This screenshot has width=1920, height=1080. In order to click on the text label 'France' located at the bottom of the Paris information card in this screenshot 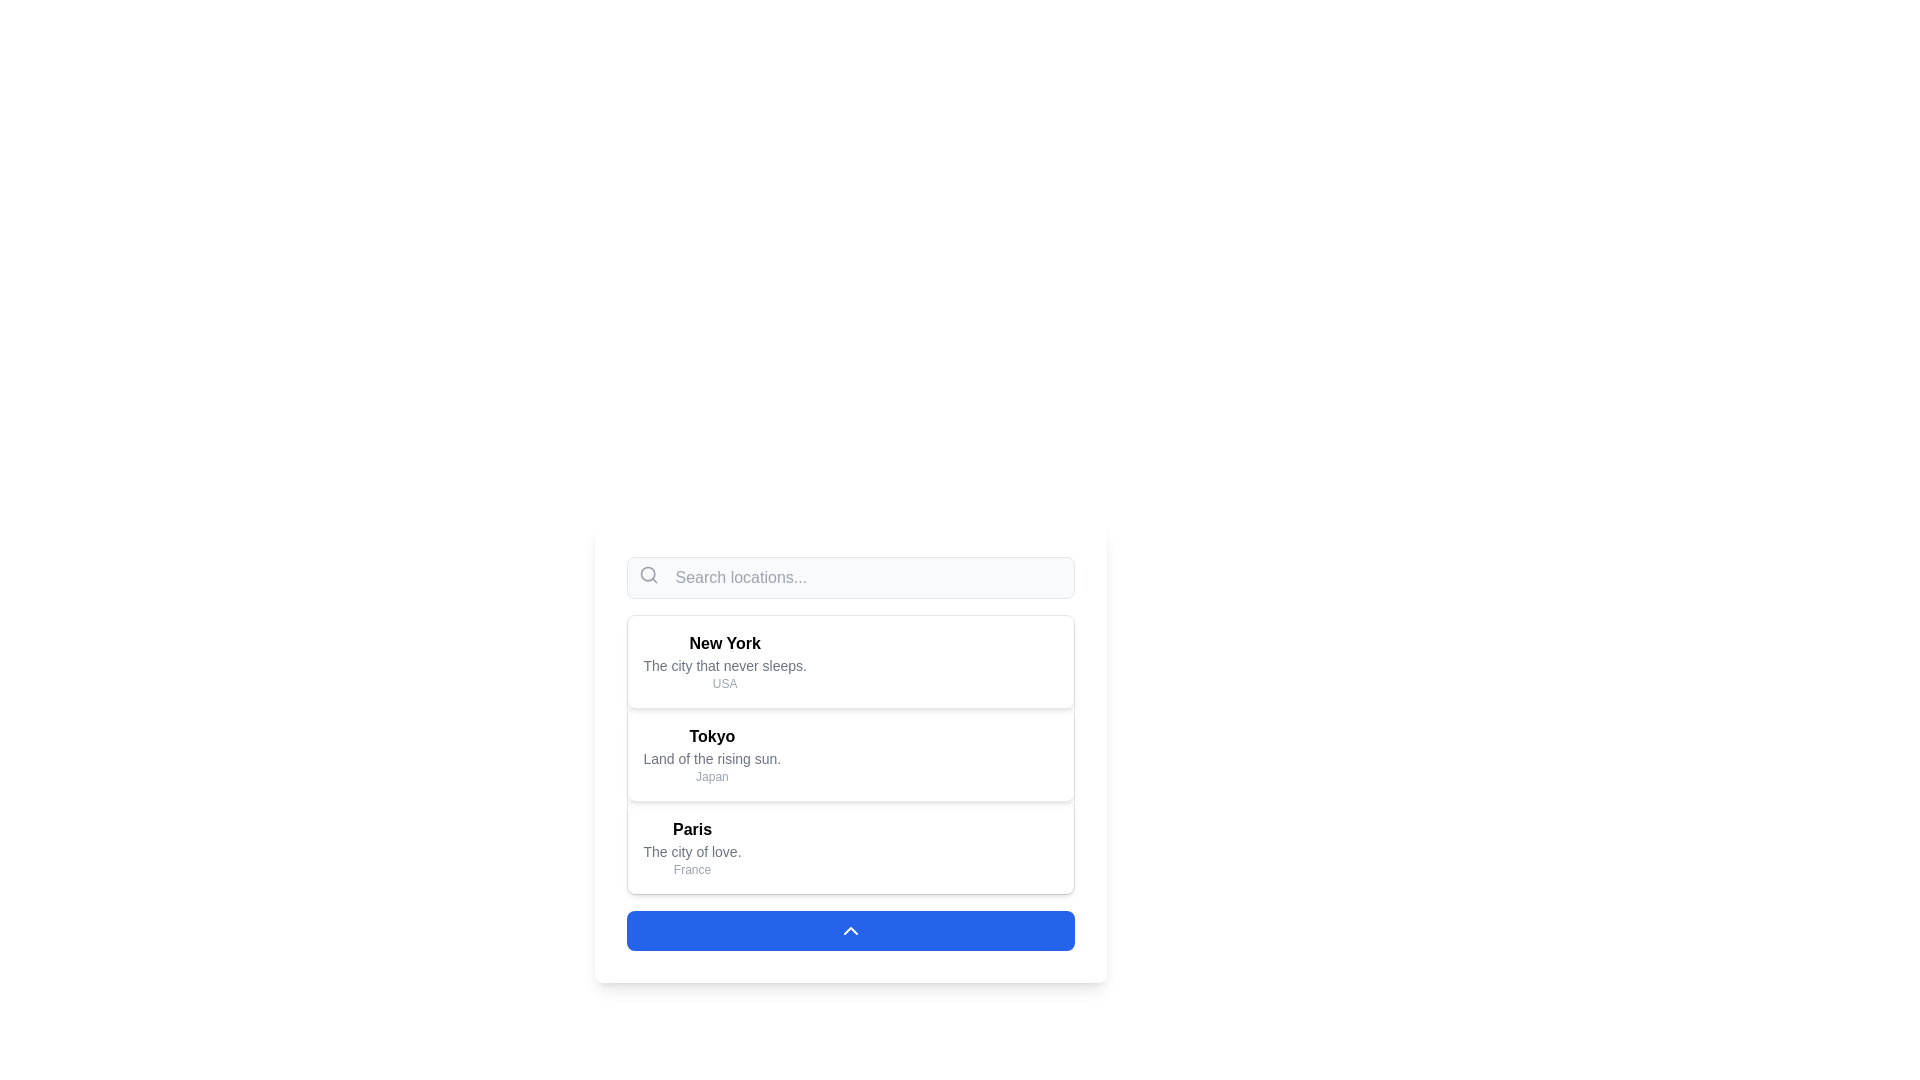, I will do `click(692, 869)`.